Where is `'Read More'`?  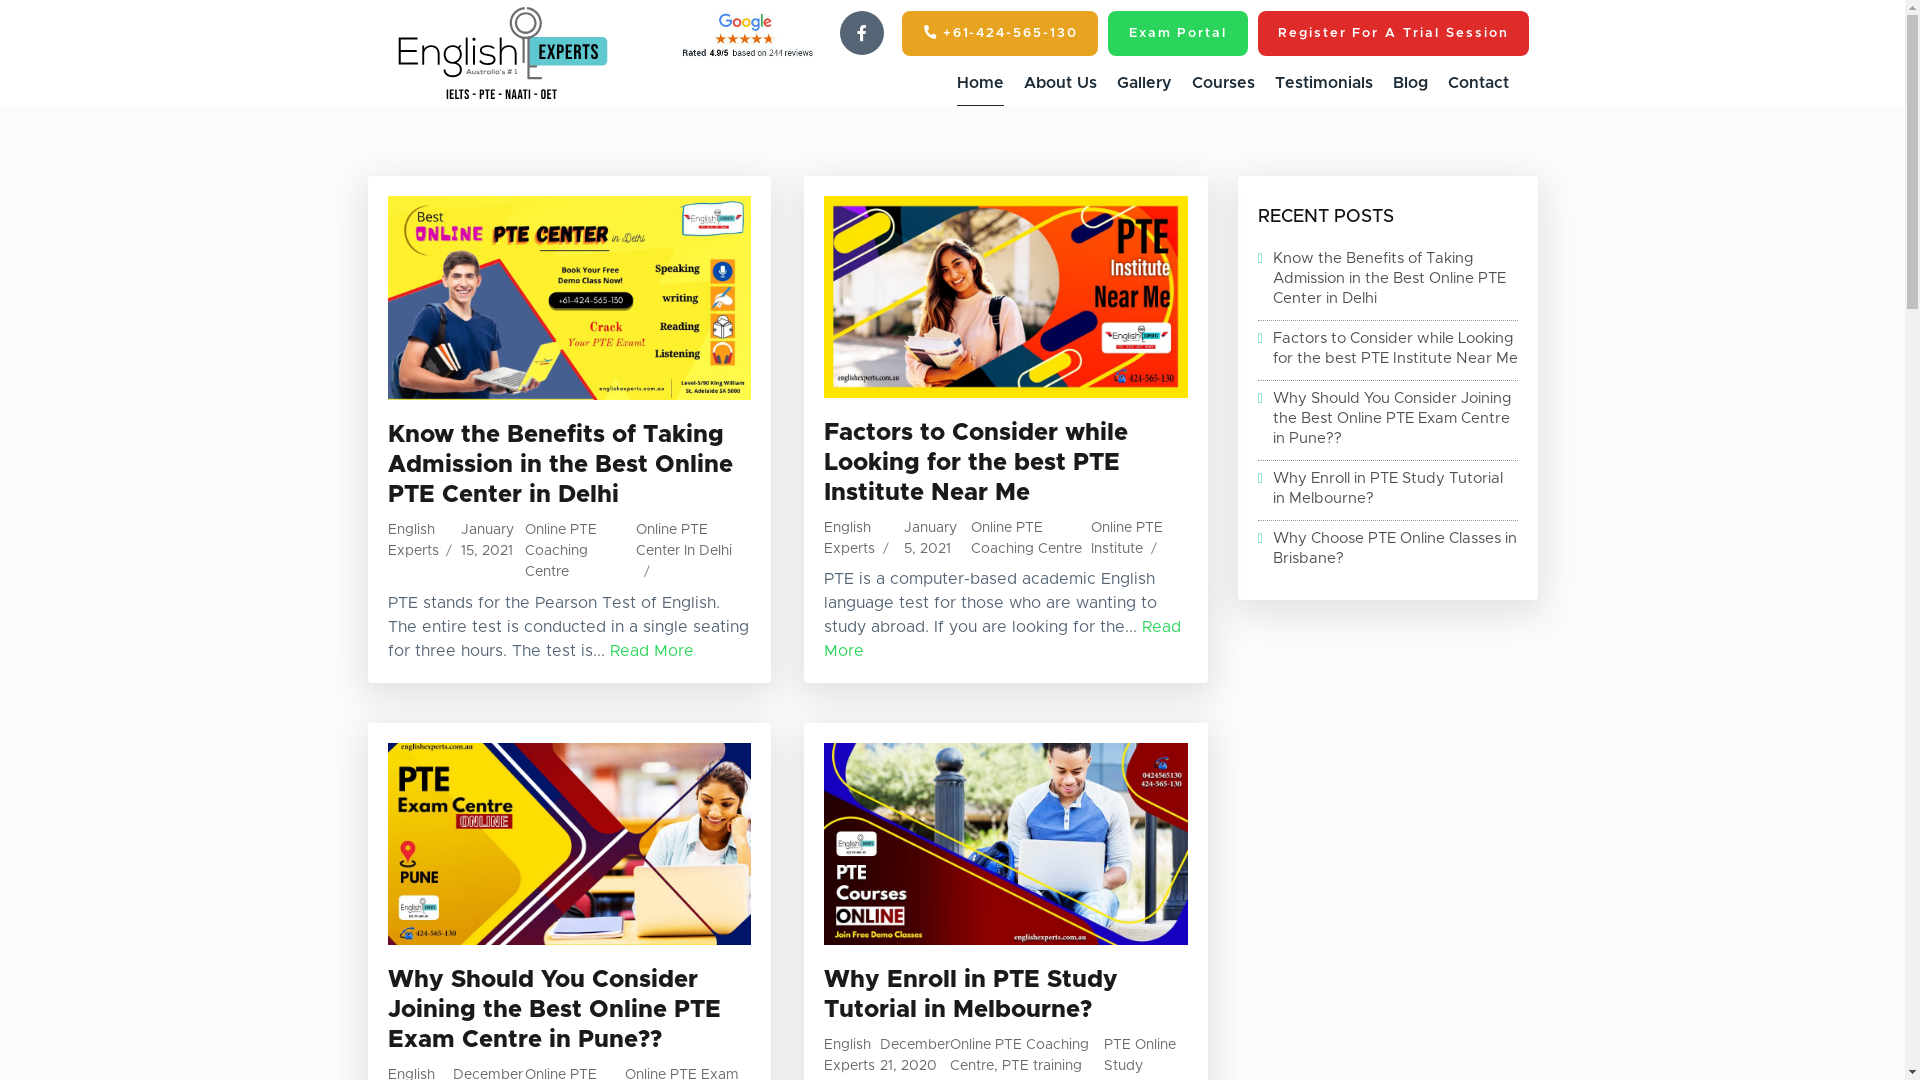
'Read More' is located at coordinates (1002, 639).